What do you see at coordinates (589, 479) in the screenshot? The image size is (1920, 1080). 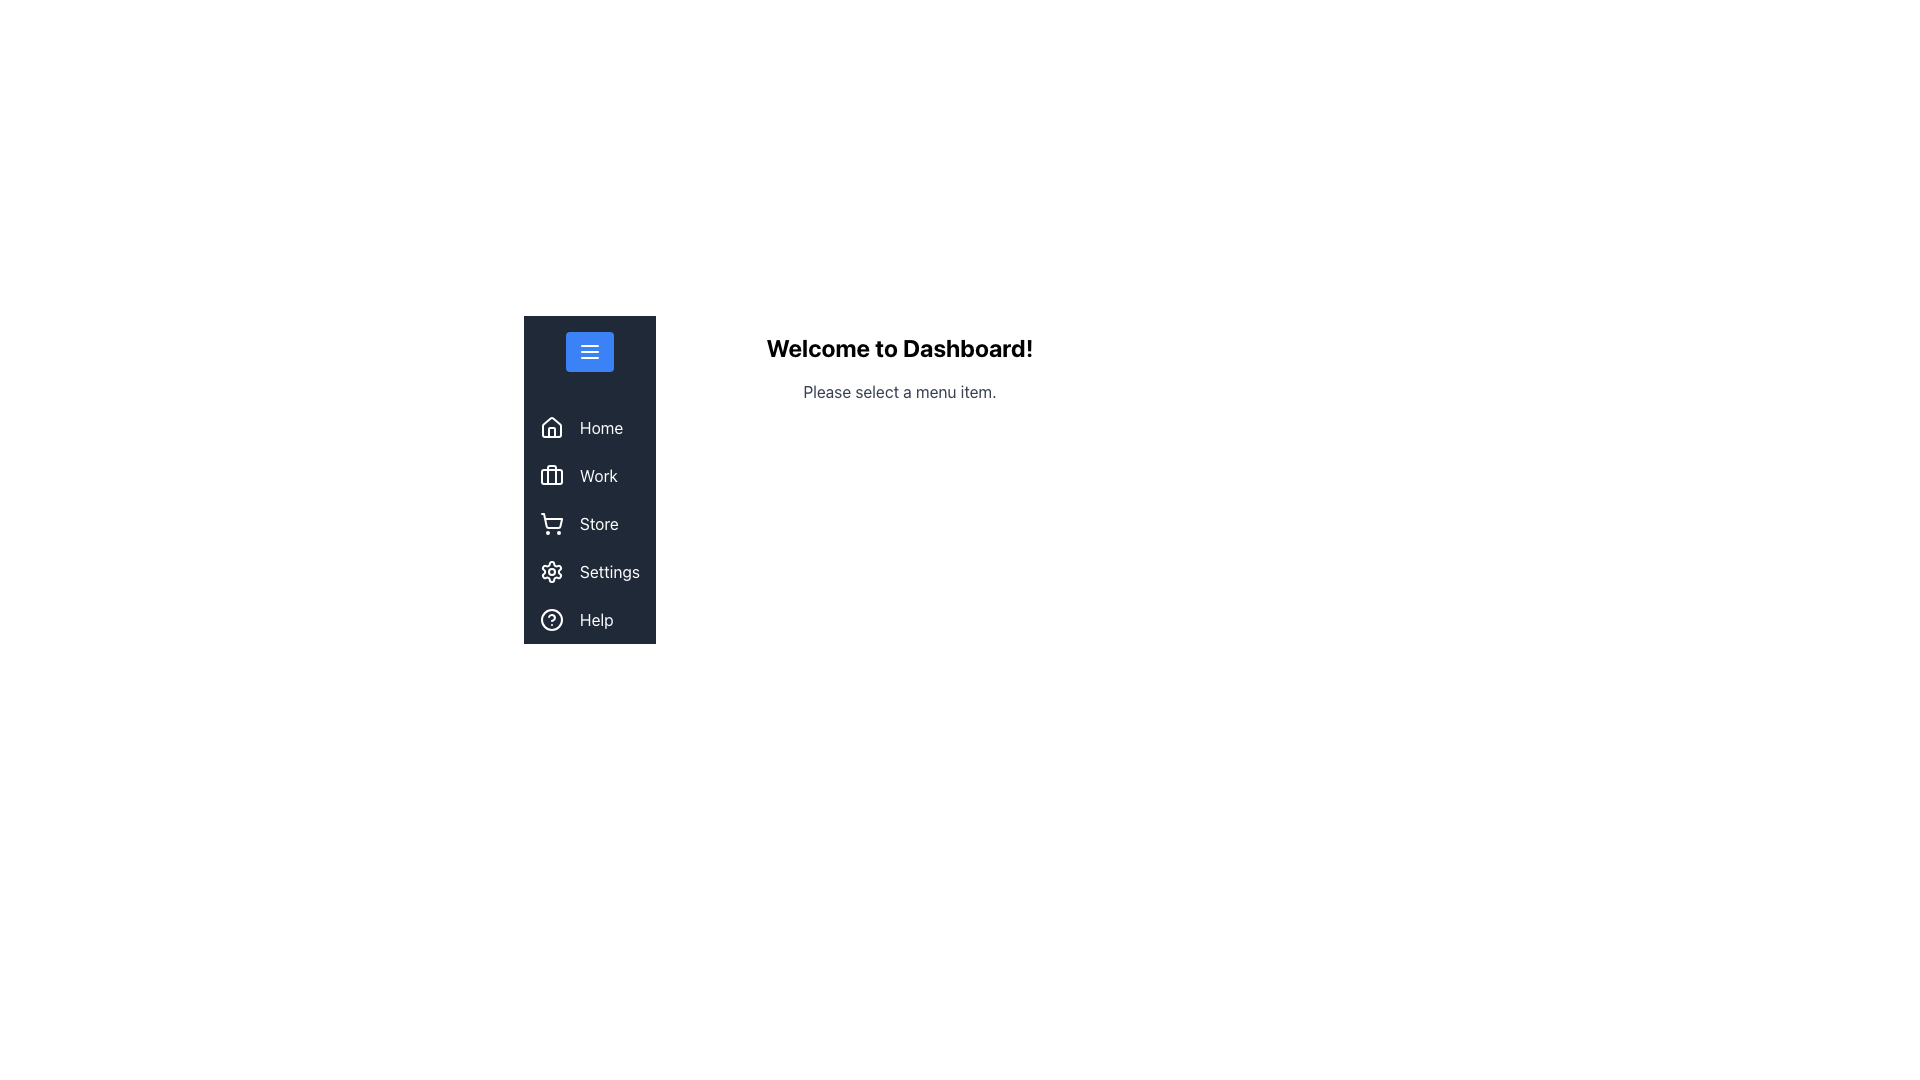 I see `the menu button located in the left navigation panel, which is the second item below the main toggle button` at bounding box center [589, 479].